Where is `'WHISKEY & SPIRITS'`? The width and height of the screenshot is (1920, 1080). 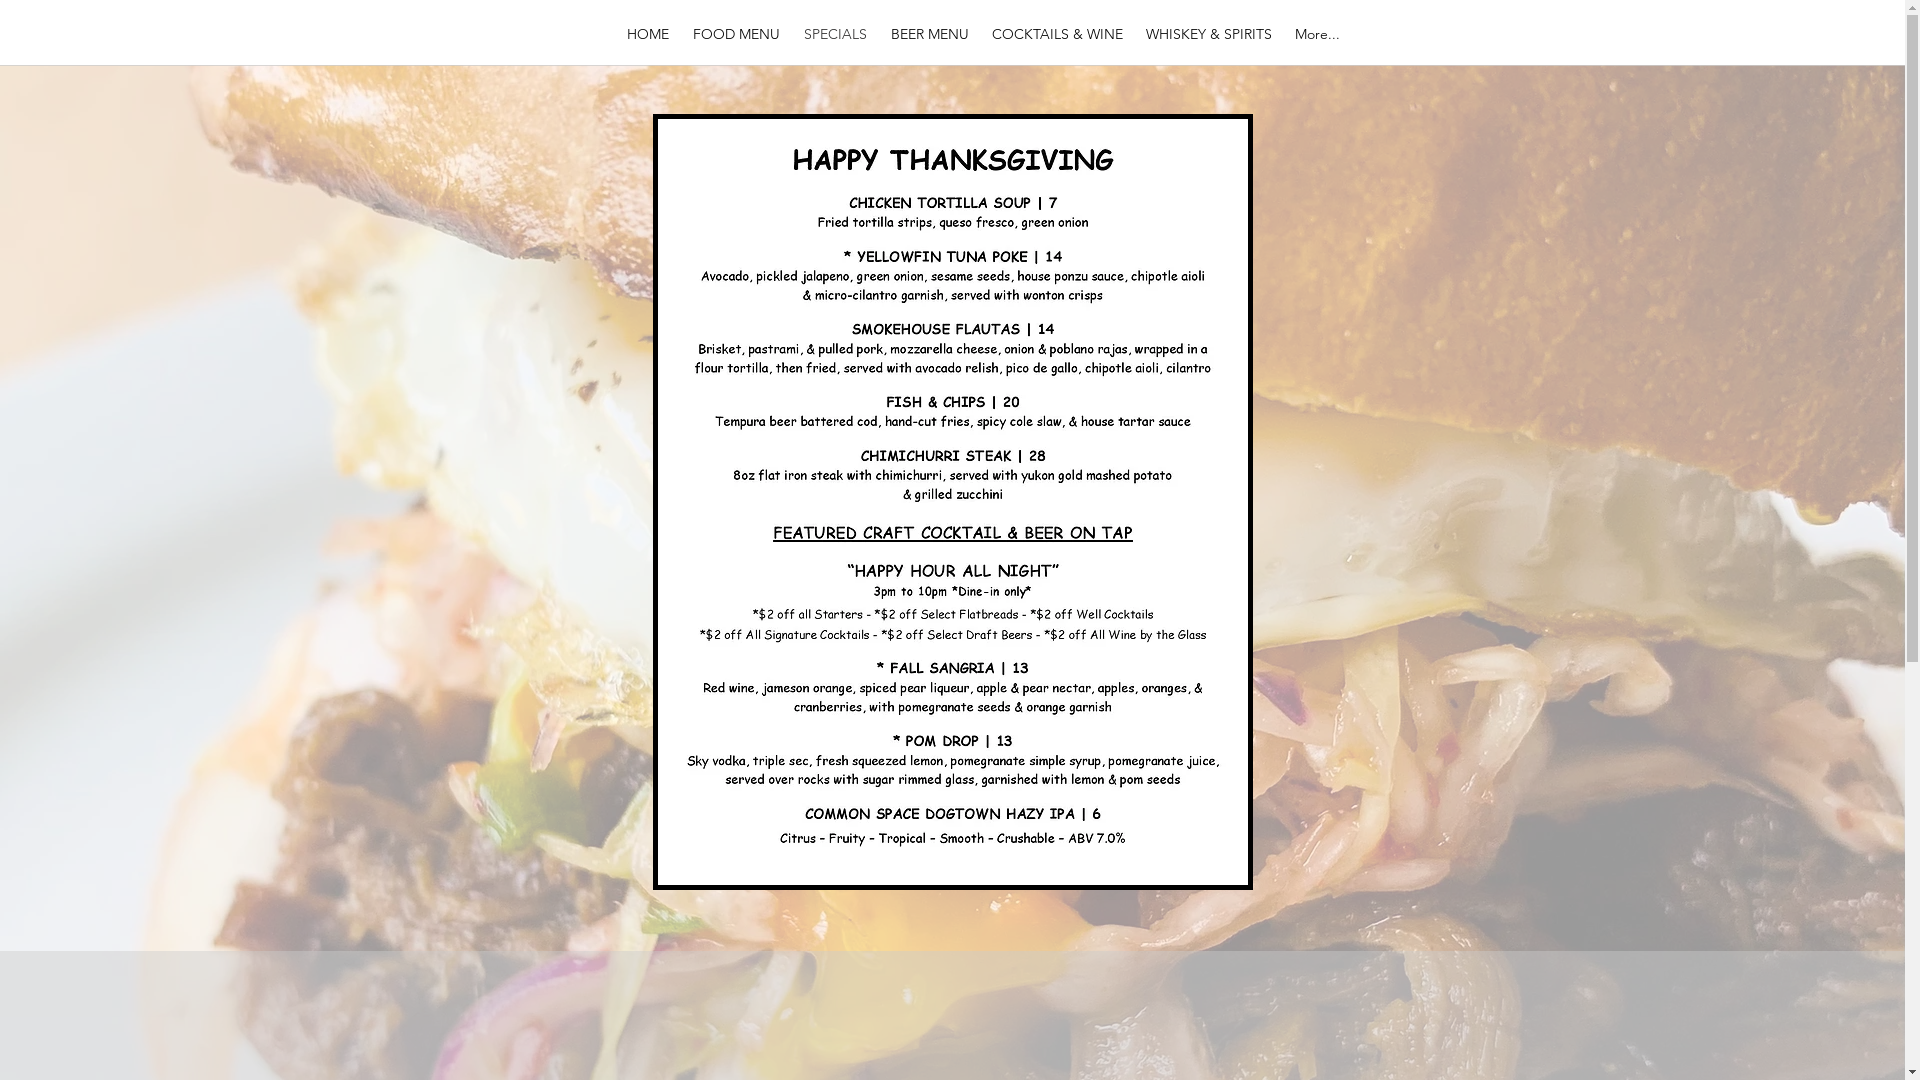
'WHISKEY & SPIRITS' is located at coordinates (1207, 33).